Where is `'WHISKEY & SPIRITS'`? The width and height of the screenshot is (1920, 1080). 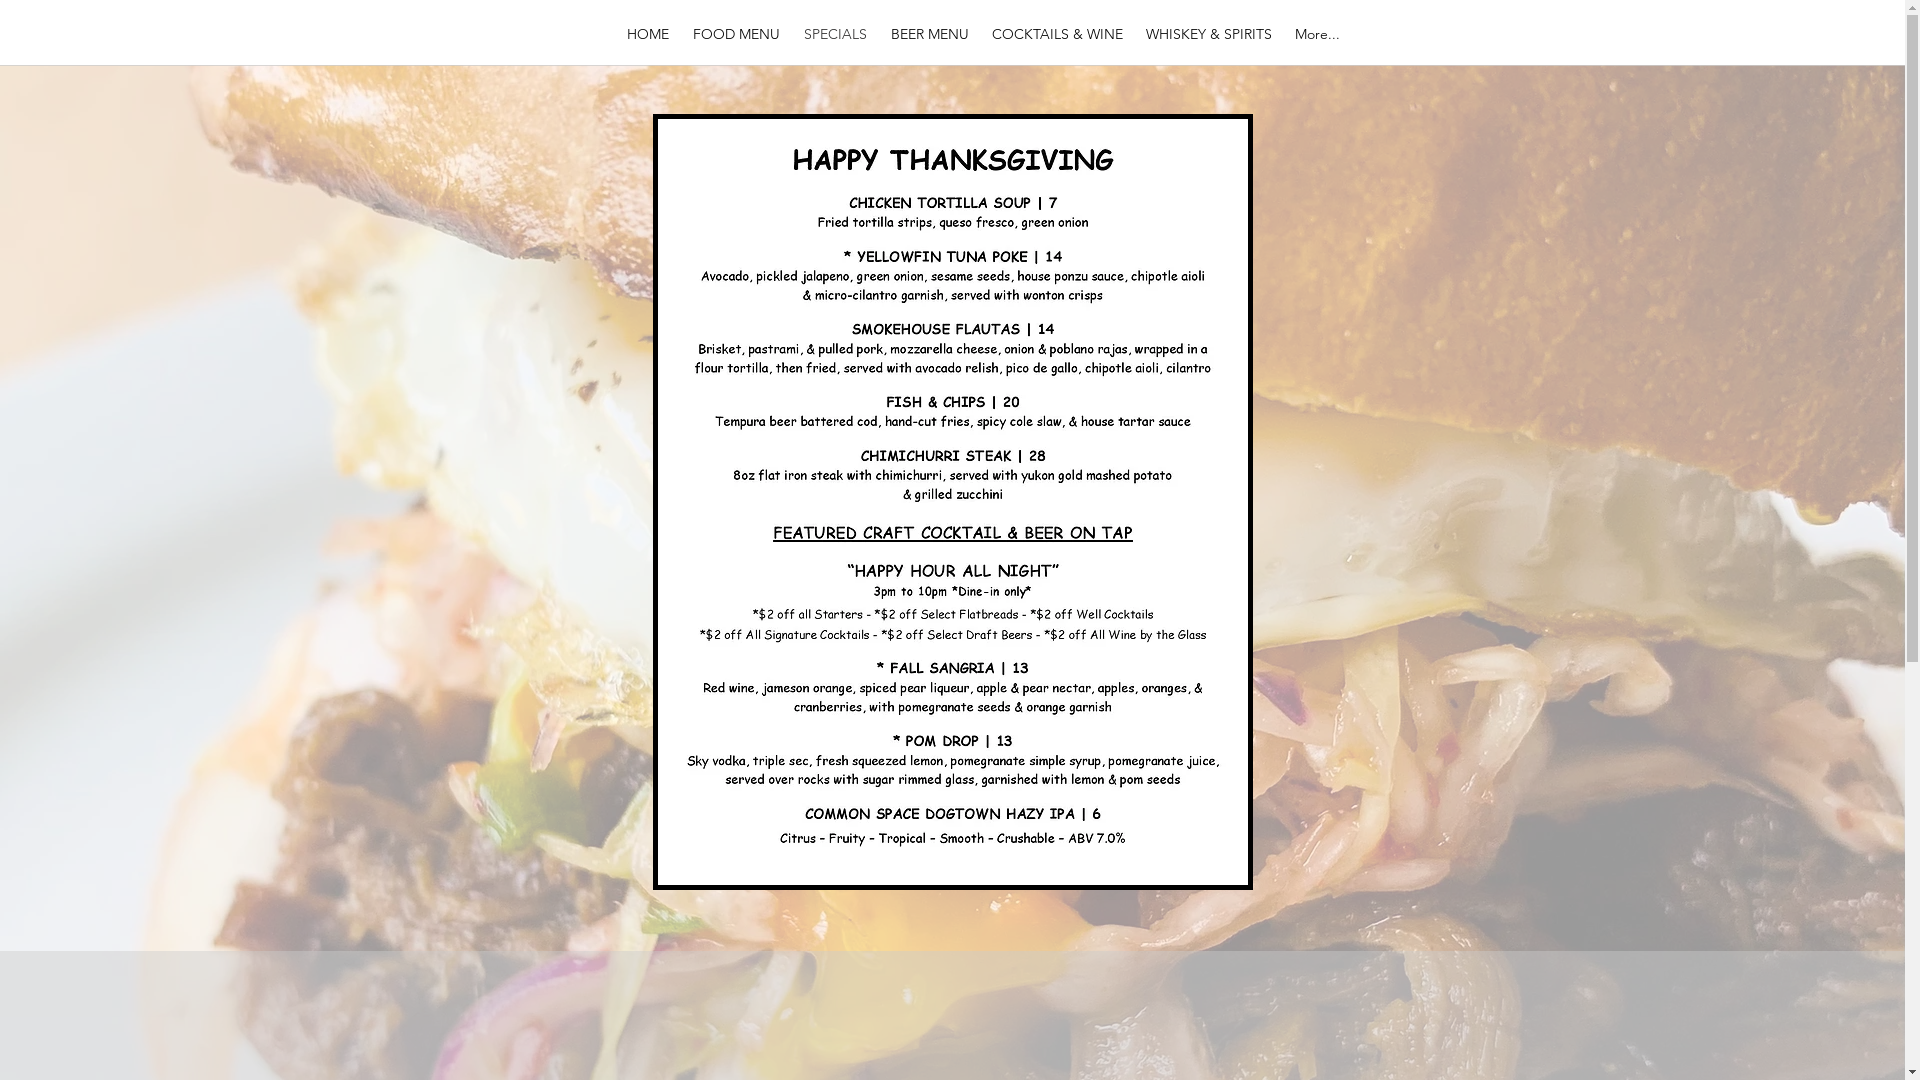
'WHISKEY & SPIRITS' is located at coordinates (1207, 33).